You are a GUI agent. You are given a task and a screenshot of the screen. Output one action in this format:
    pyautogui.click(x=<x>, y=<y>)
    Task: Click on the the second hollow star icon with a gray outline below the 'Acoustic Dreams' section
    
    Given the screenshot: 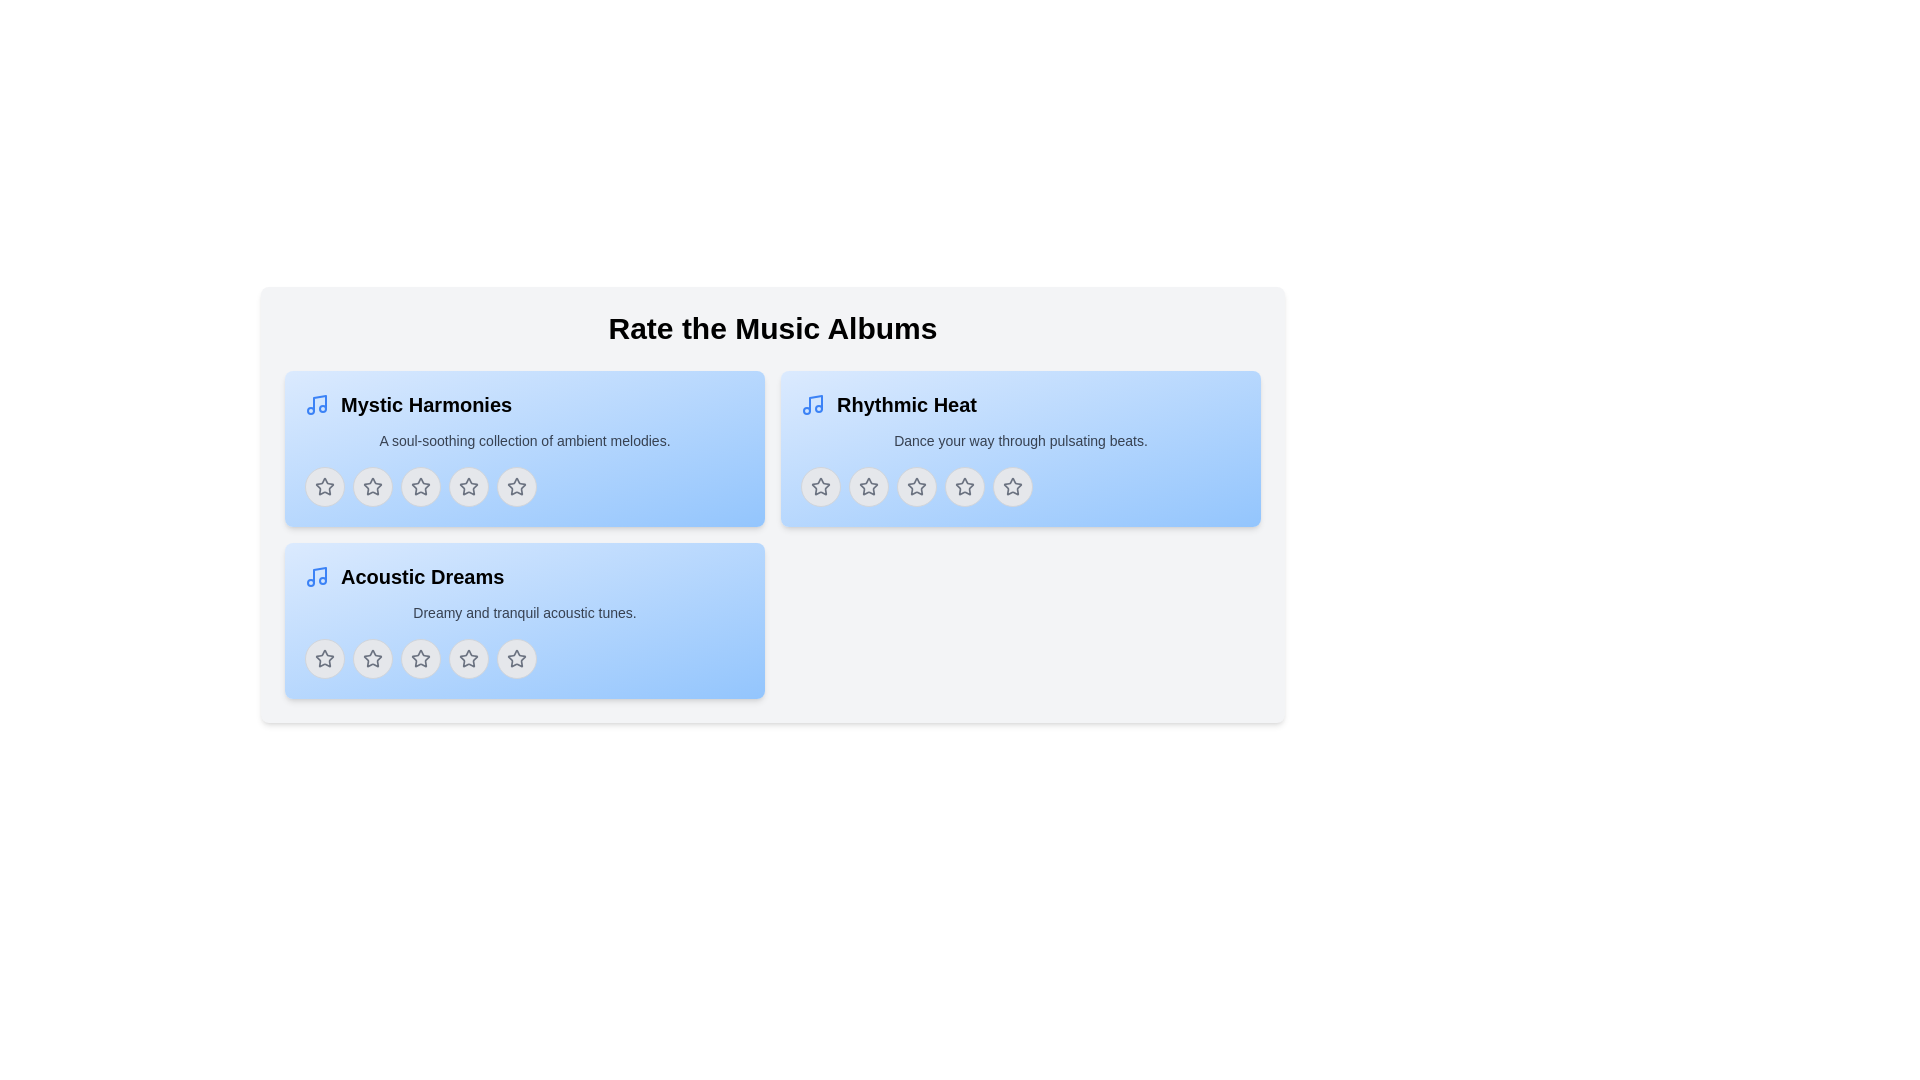 What is the action you would take?
    pyautogui.click(x=420, y=659)
    